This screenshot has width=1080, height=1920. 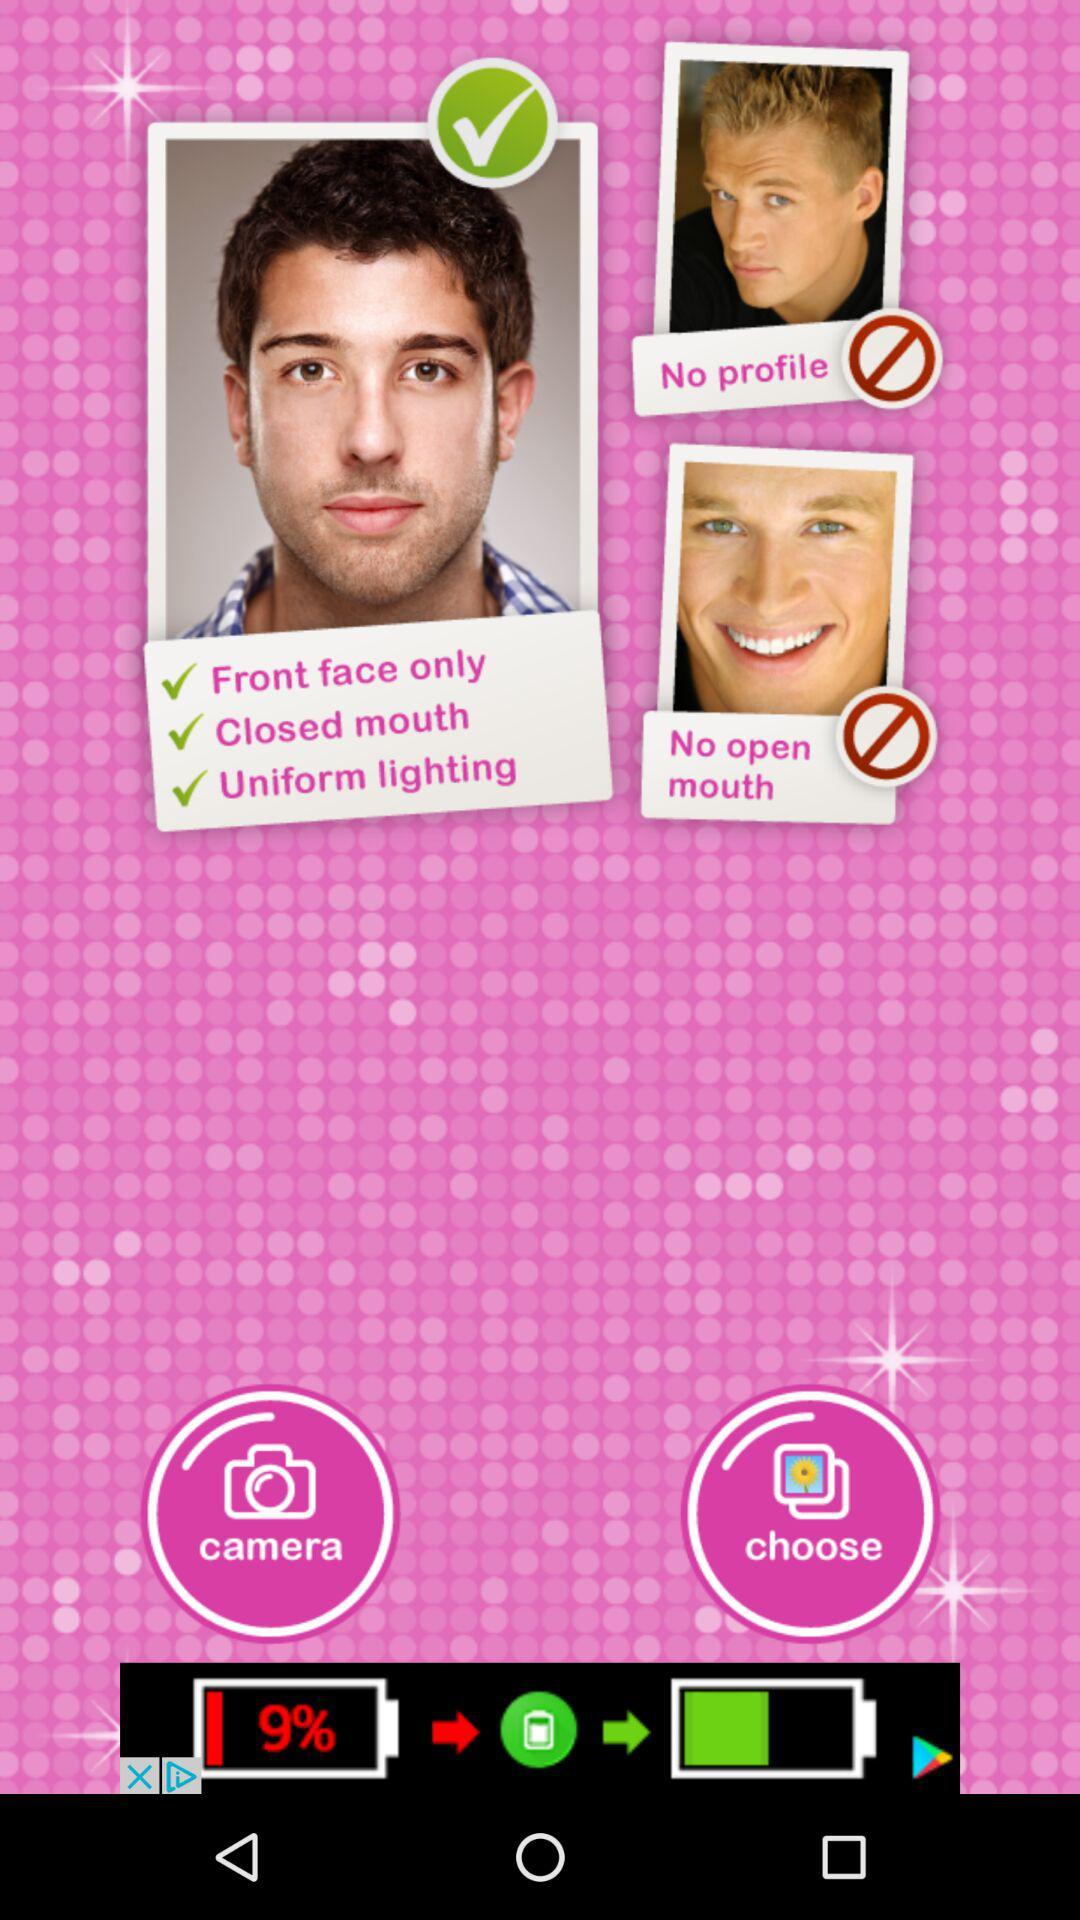 I want to click on camera button, so click(x=270, y=1513).